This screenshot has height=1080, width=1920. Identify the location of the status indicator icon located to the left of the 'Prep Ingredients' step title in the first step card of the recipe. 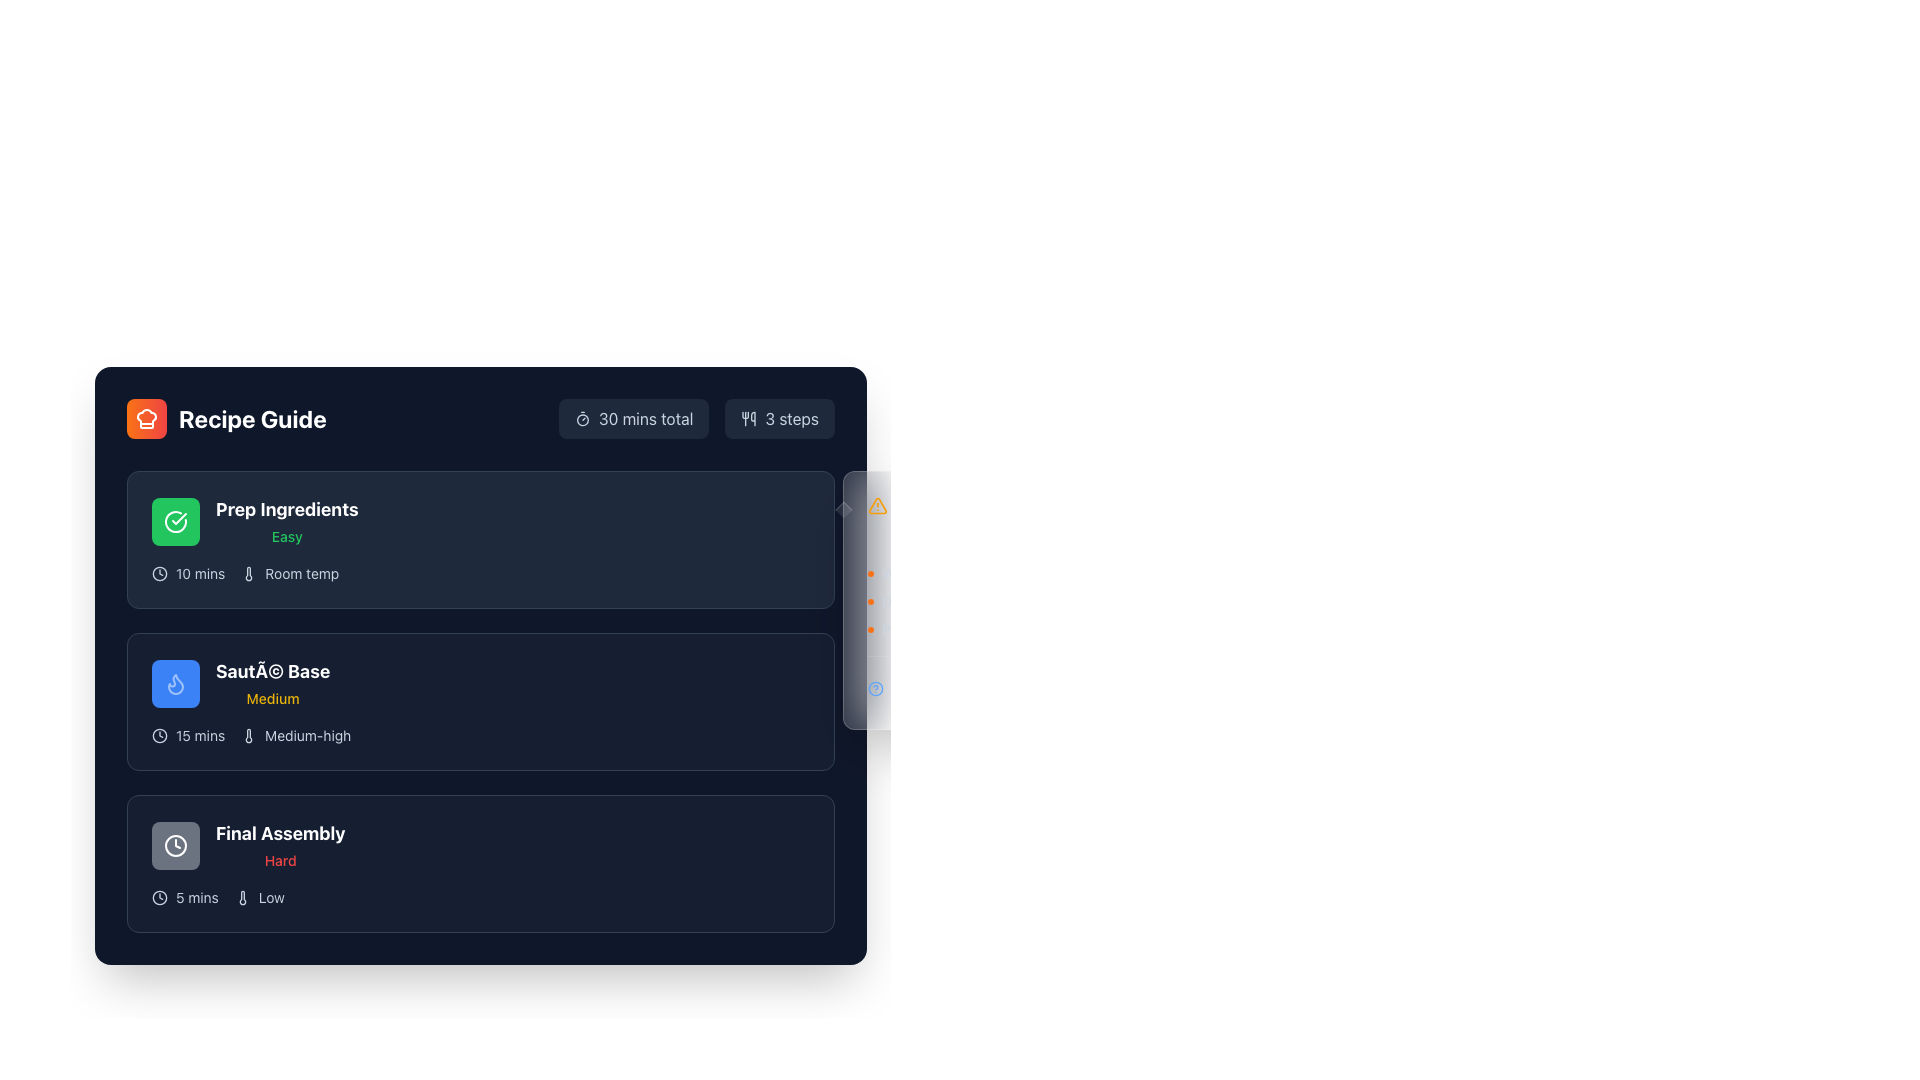
(176, 520).